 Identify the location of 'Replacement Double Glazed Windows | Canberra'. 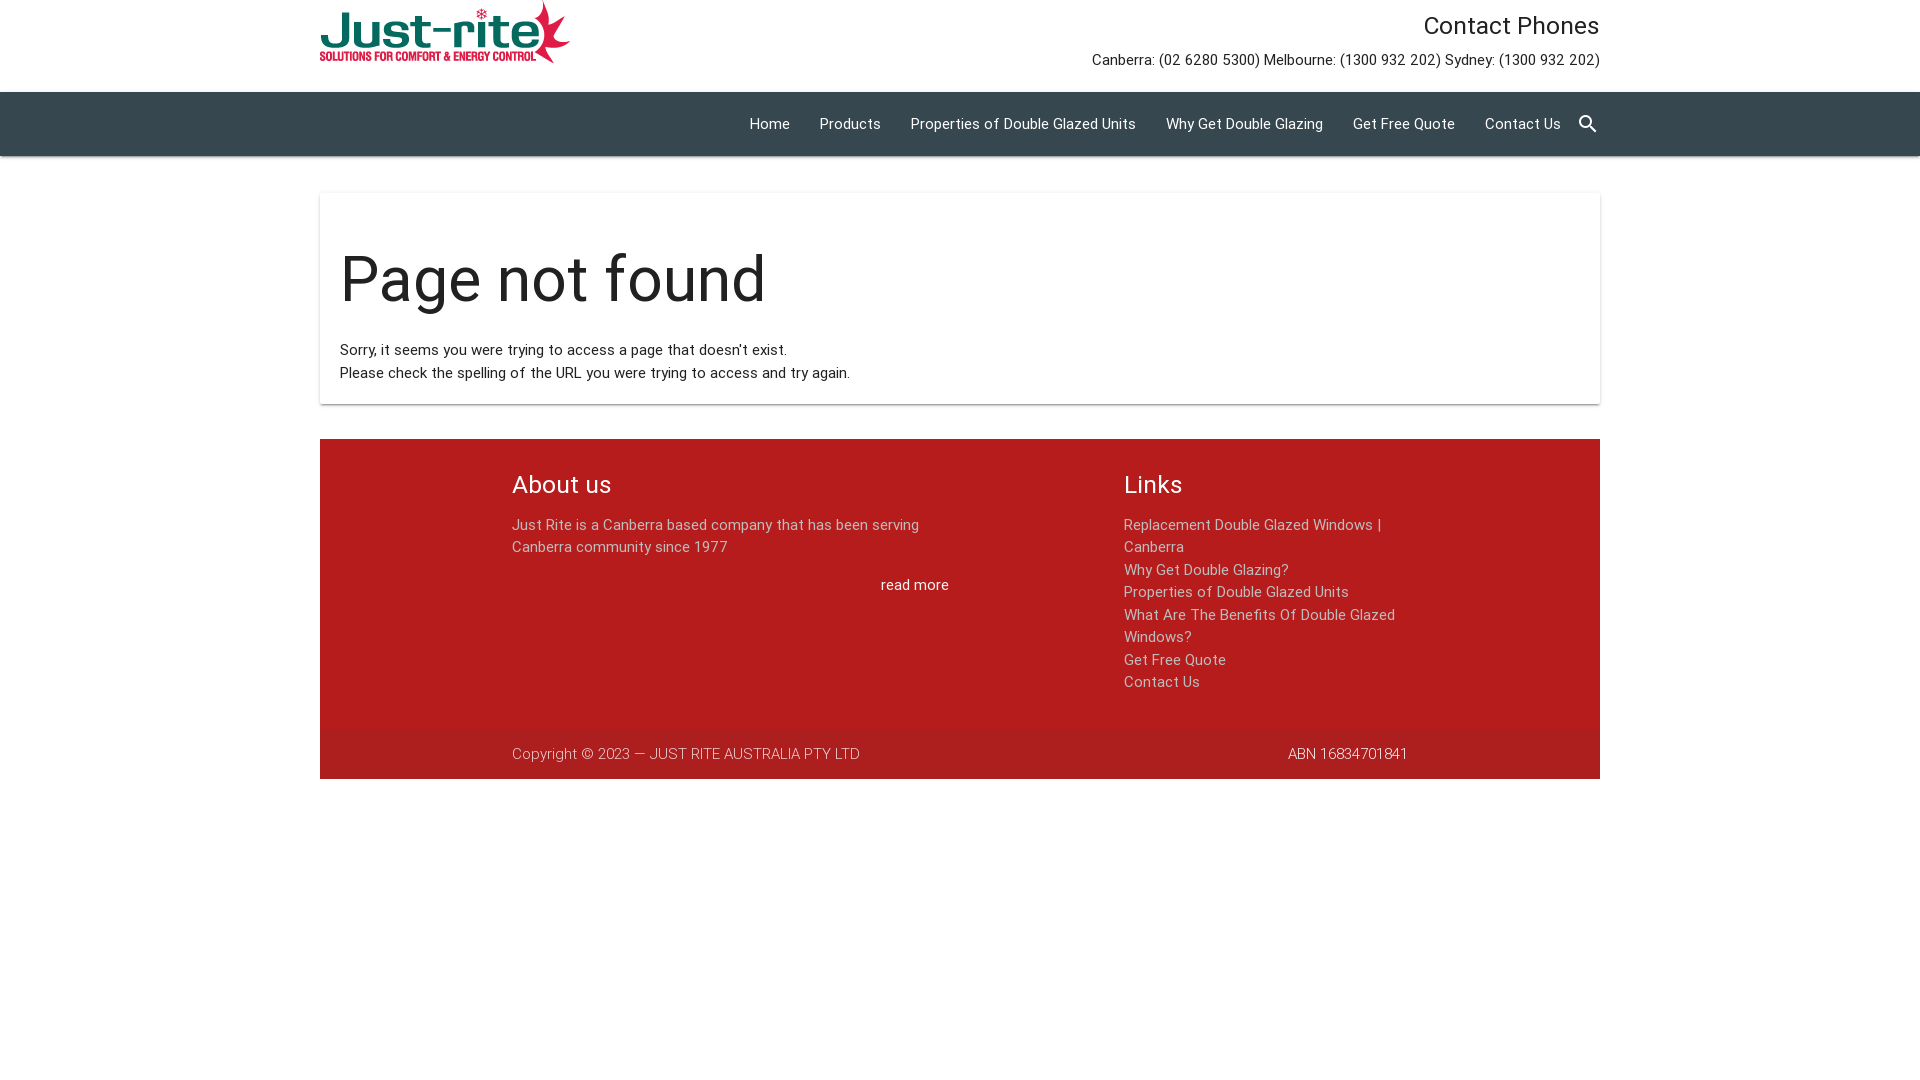
(1251, 534).